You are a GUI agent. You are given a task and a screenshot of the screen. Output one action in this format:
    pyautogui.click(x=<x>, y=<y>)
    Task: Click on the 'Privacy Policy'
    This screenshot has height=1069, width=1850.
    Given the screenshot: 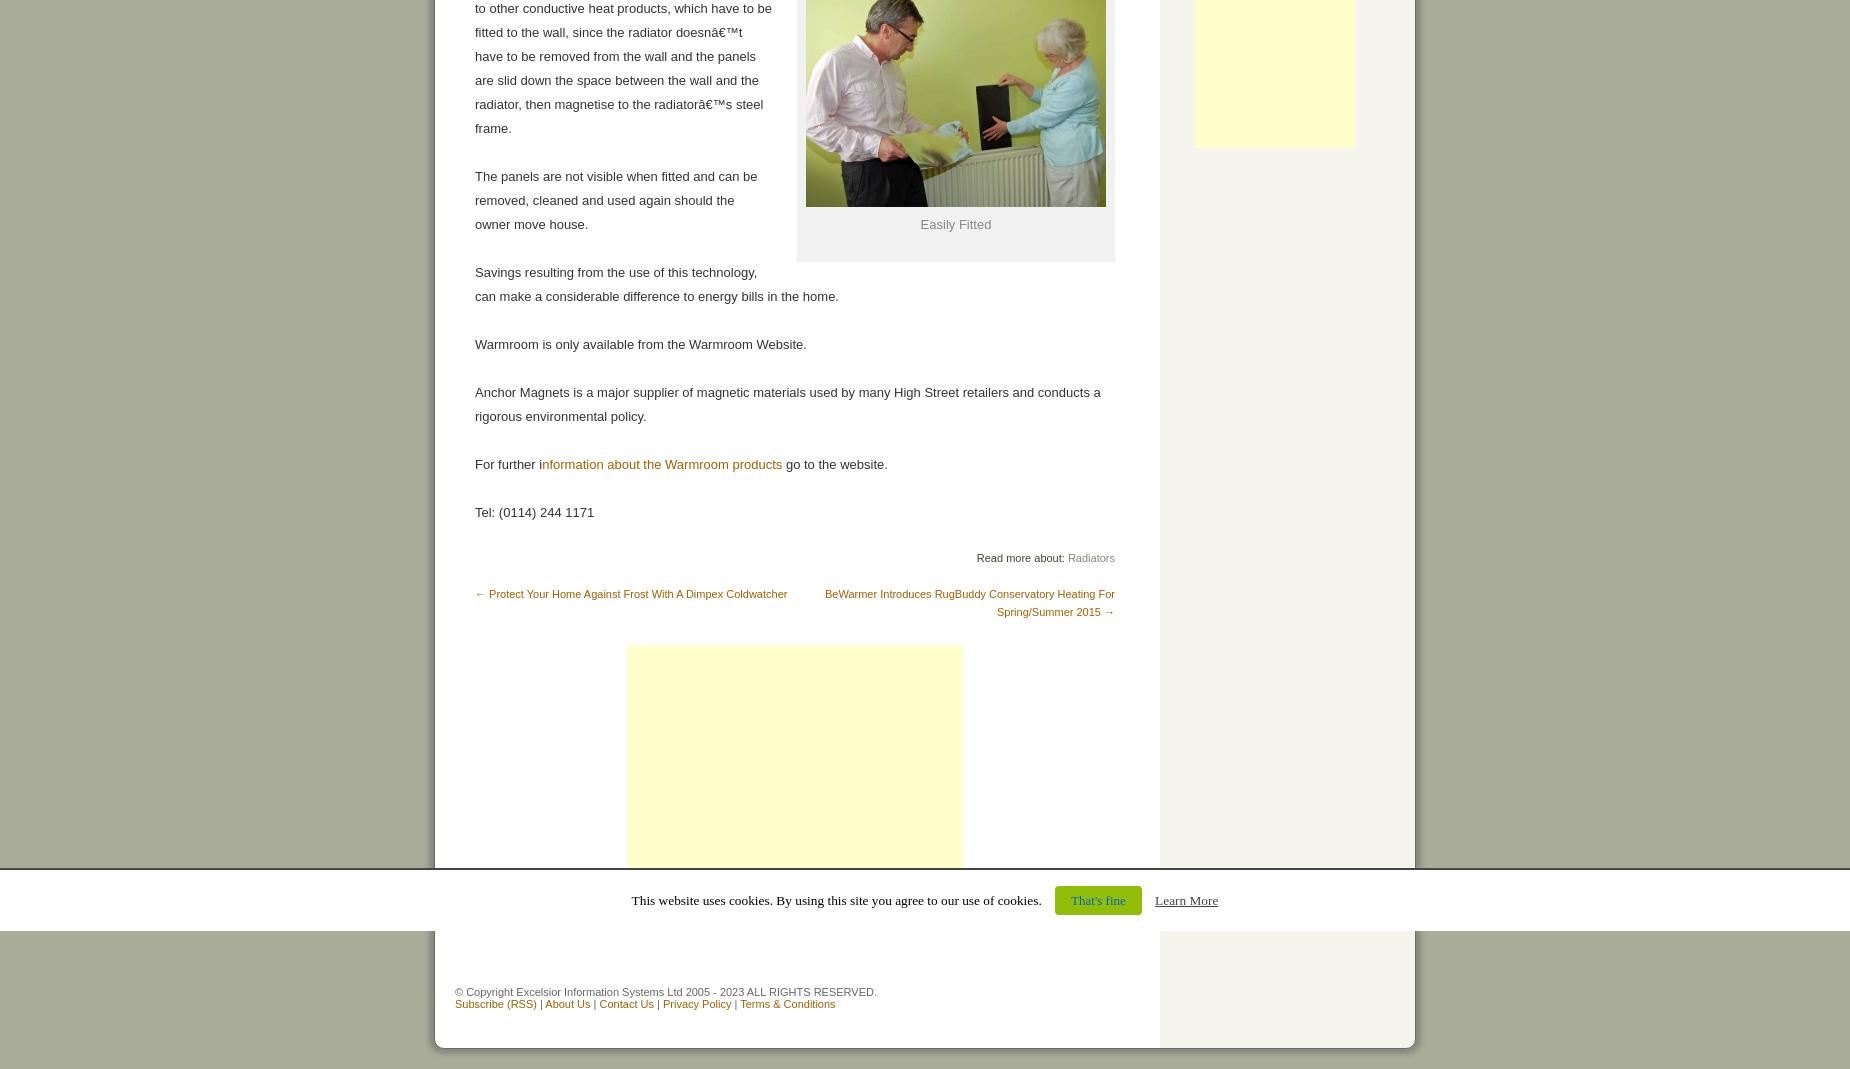 What is the action you would take?
    pyautogui.click(x=696, y=1004)
    